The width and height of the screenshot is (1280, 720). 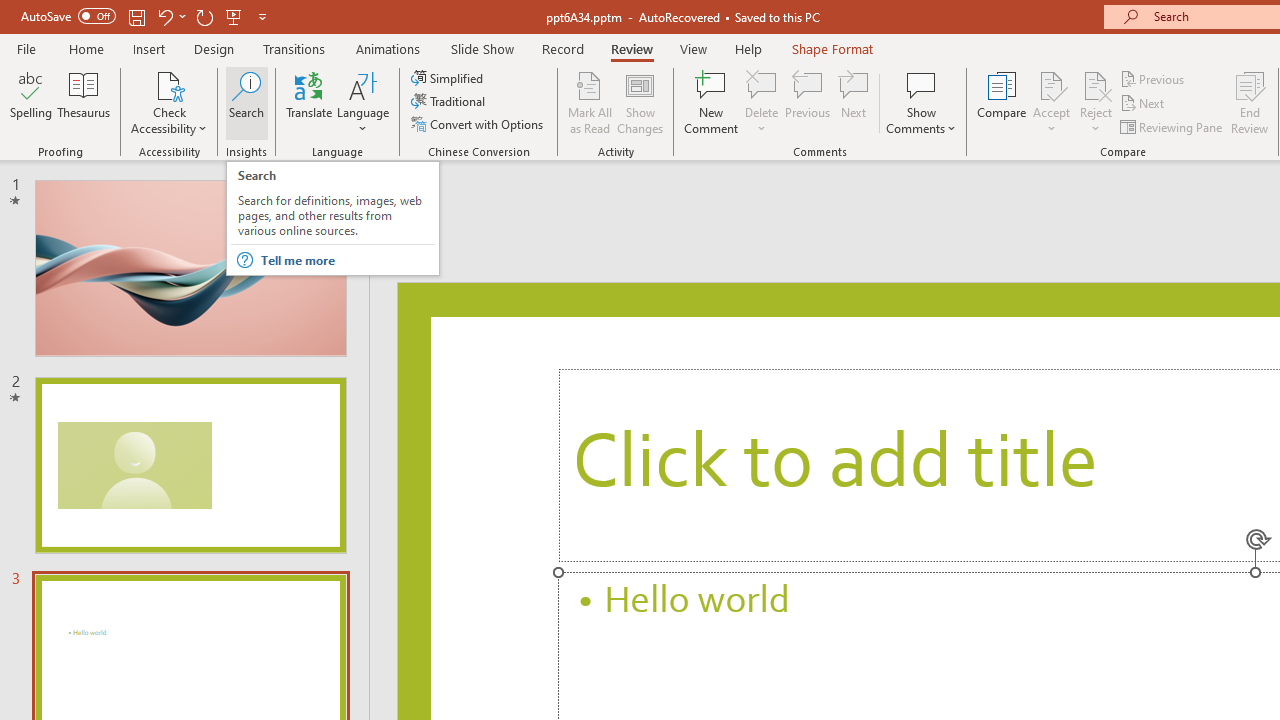 I want to click on 'Reject Change', so click(x=1095, y=84).